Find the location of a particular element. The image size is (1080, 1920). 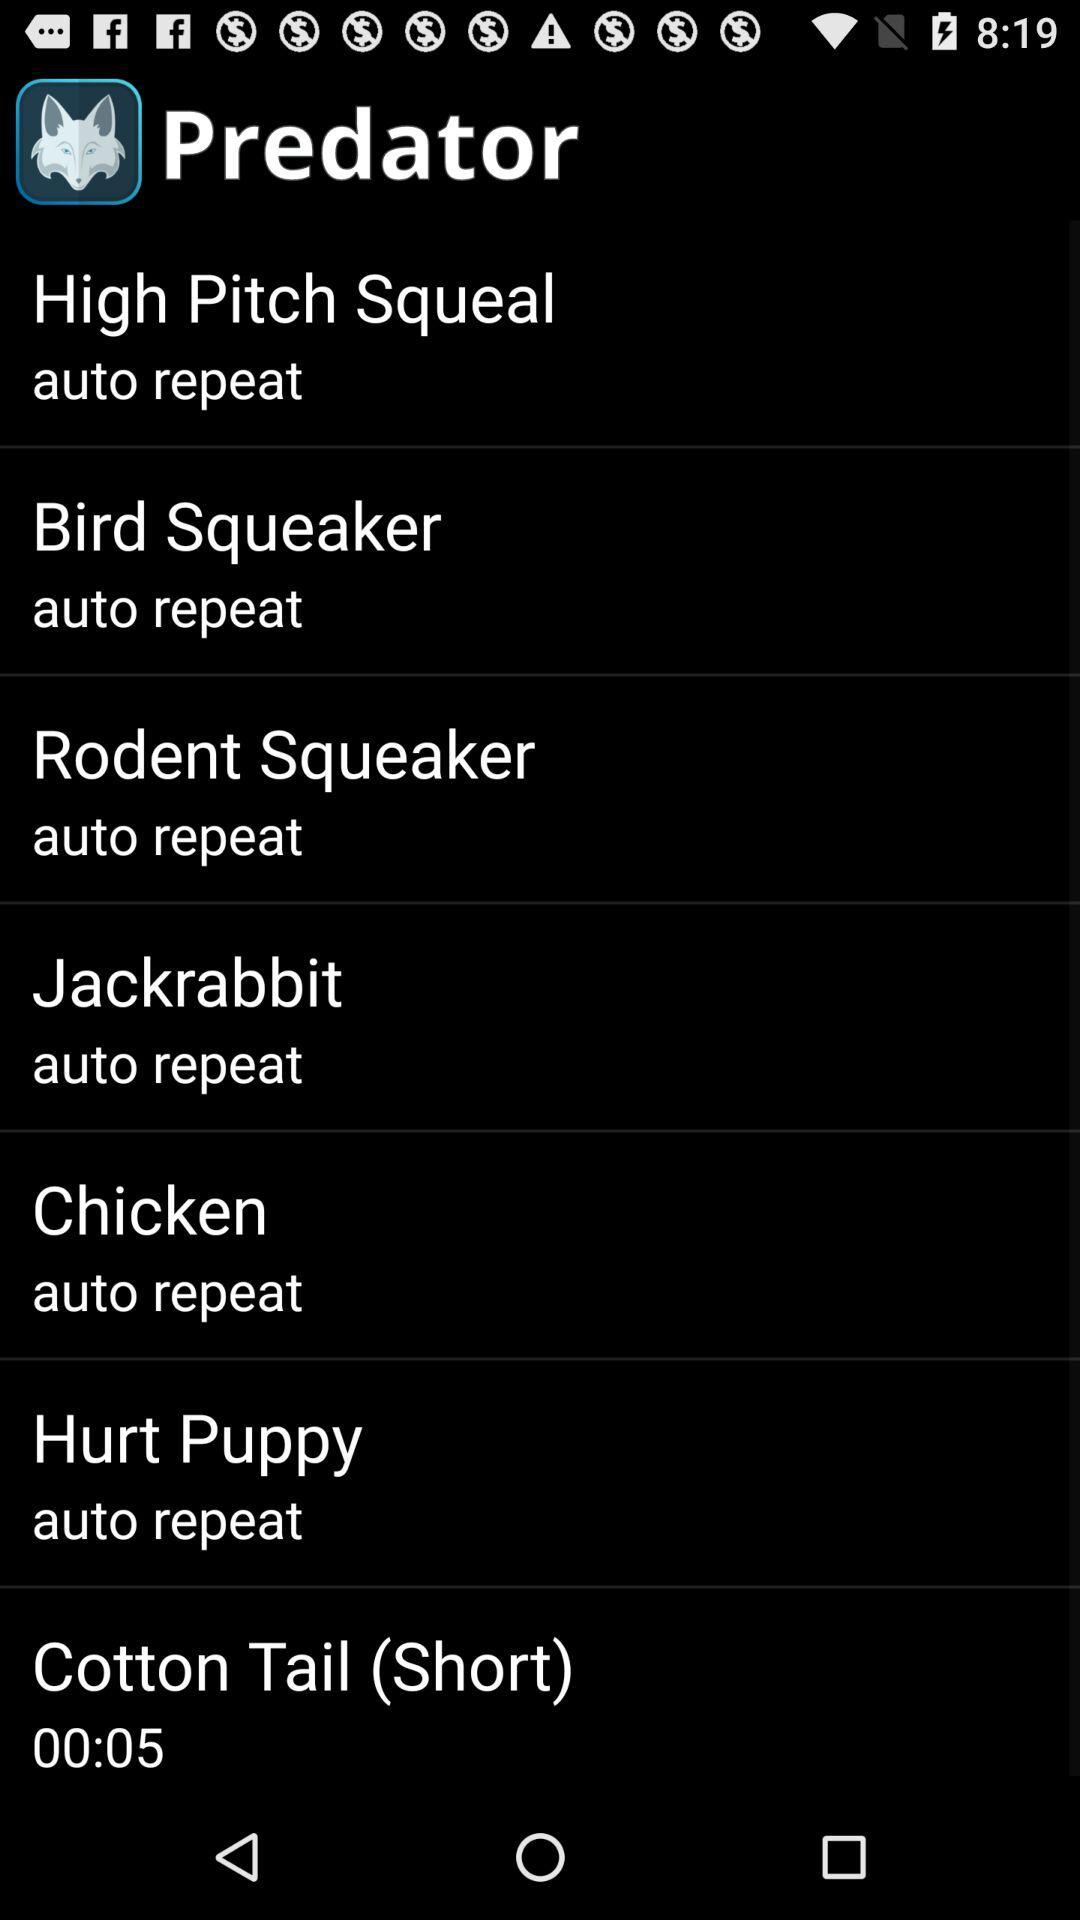

the item above the auto repeat is located at coordinates (197, 1435).